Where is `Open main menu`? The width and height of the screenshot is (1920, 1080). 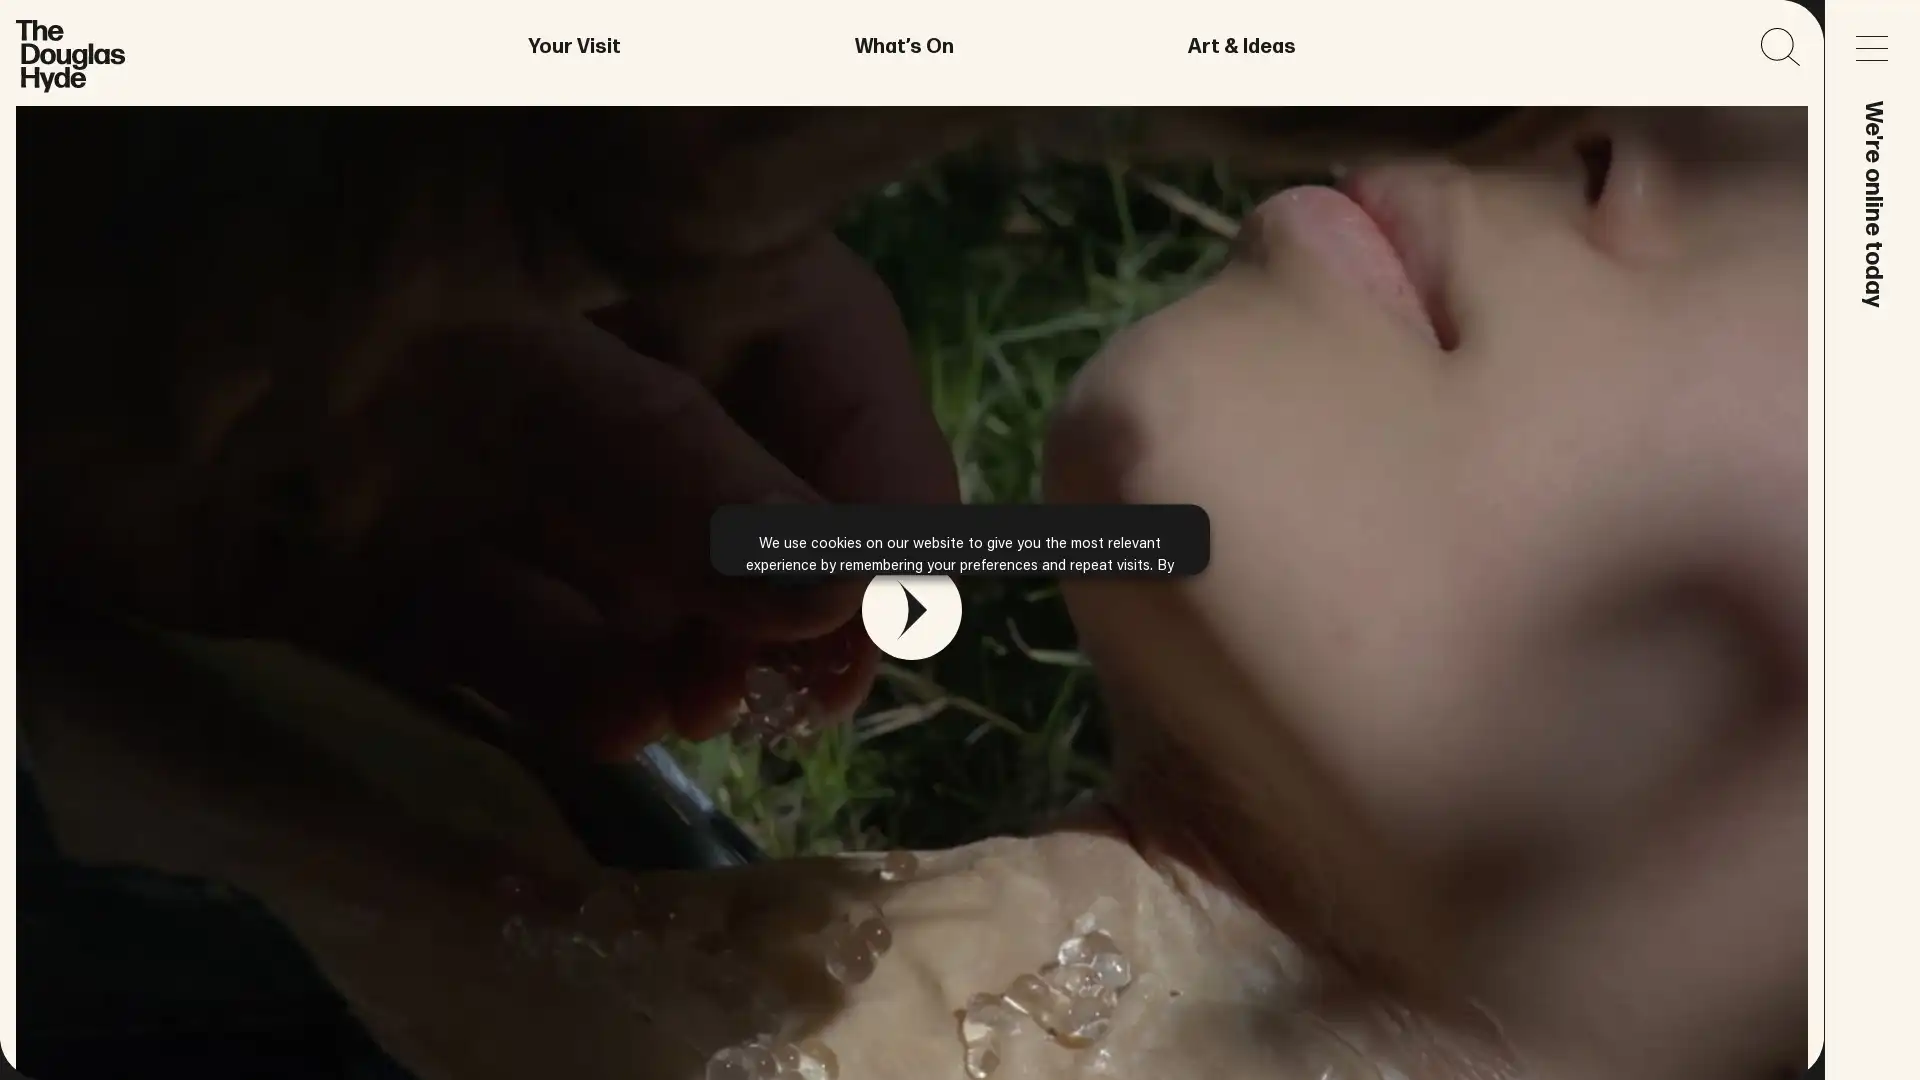 Open main menu is located at coordinates (1871, 46).